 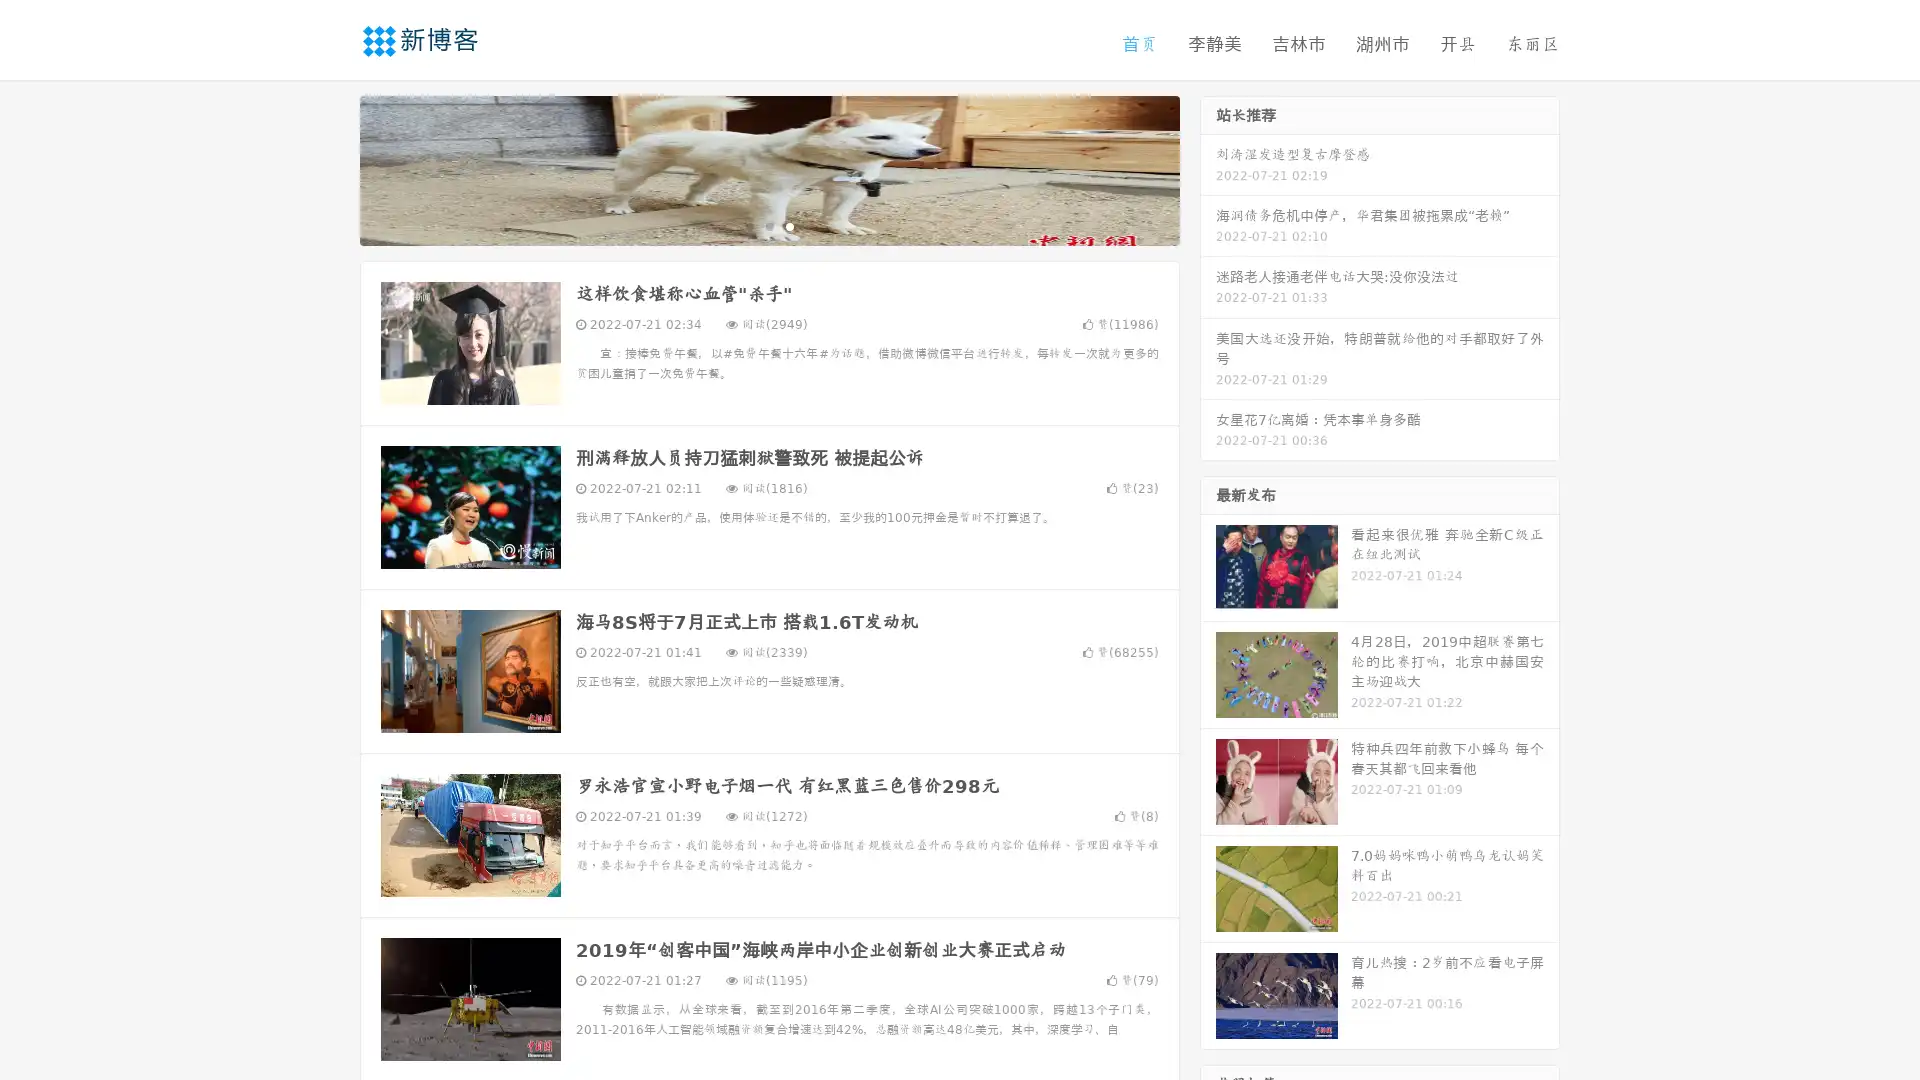 I want to click on Go to slide 3, so click(x=789, y=225).